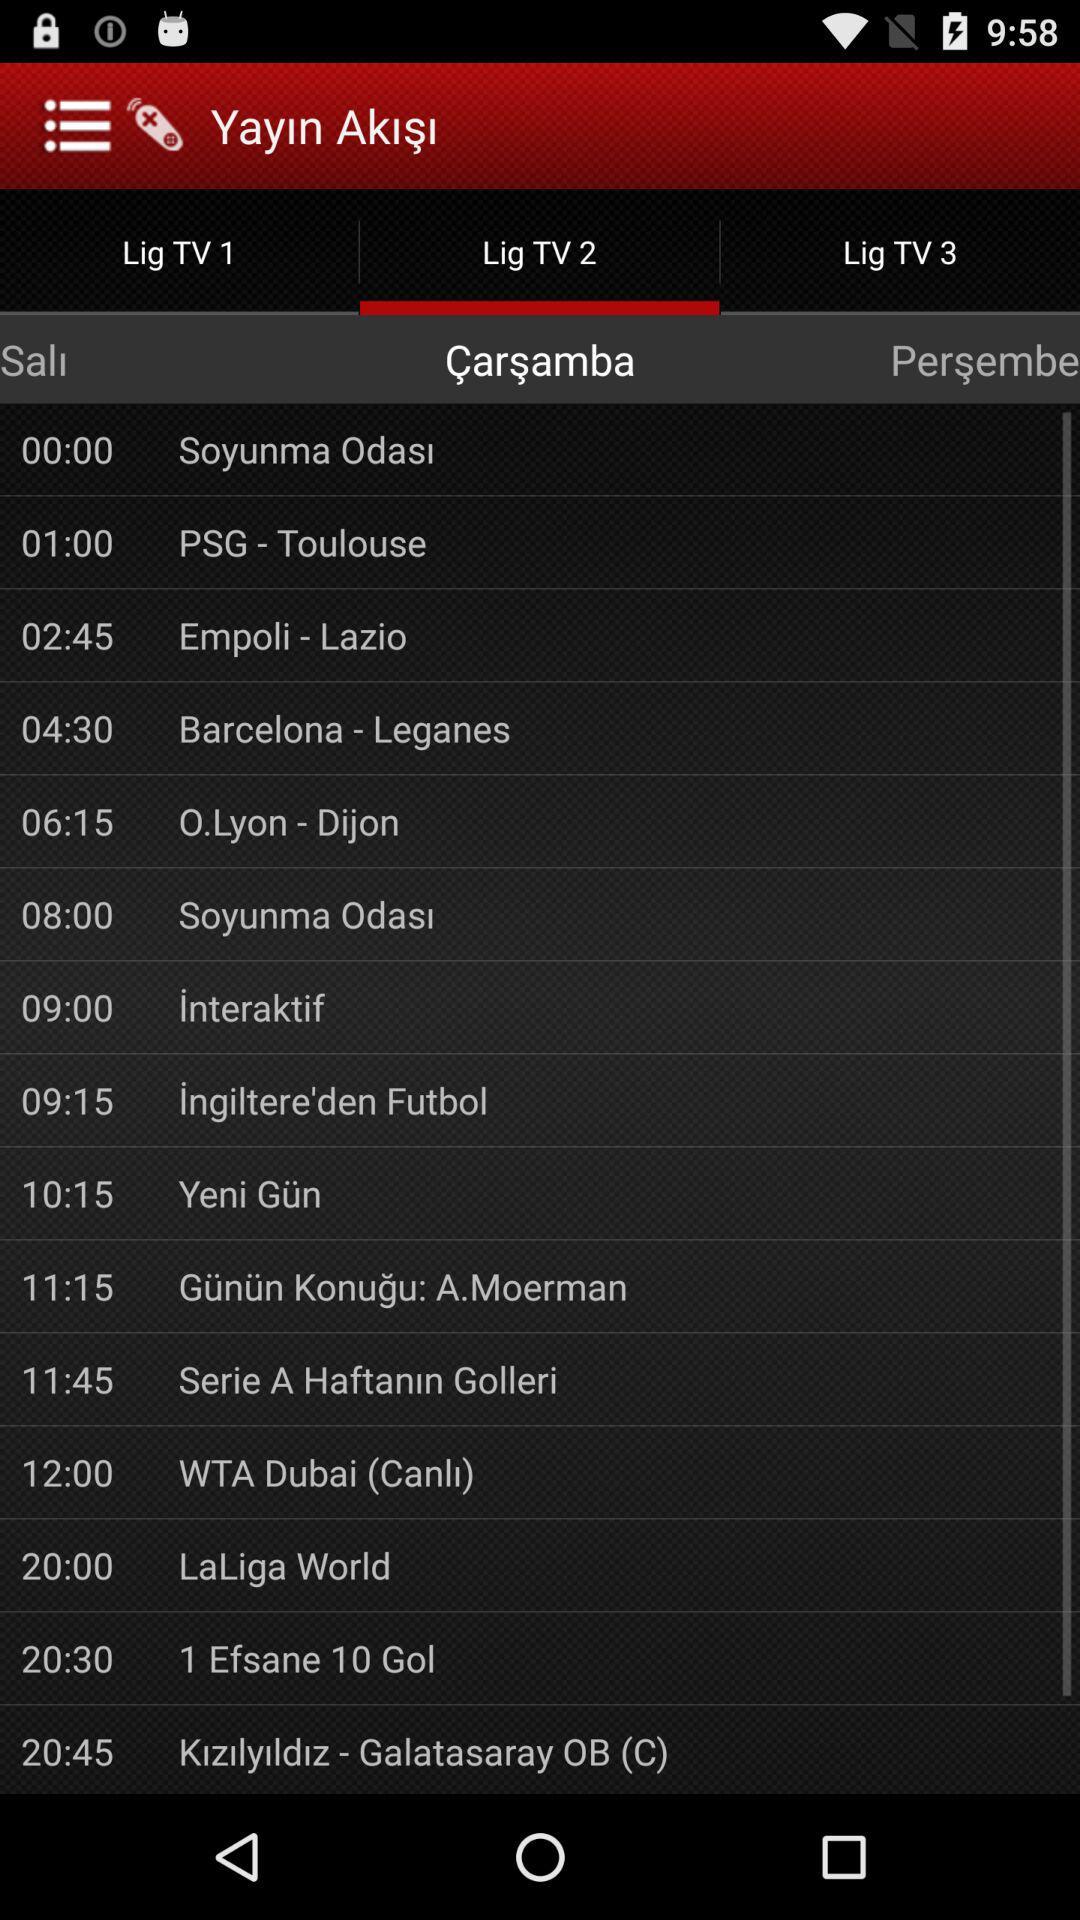 This screenshot has width=1080, height=1920. Describe the element at coordinates (617, 1286) in the screenshot. I see `the app to the right of 11:15 app` at that location.